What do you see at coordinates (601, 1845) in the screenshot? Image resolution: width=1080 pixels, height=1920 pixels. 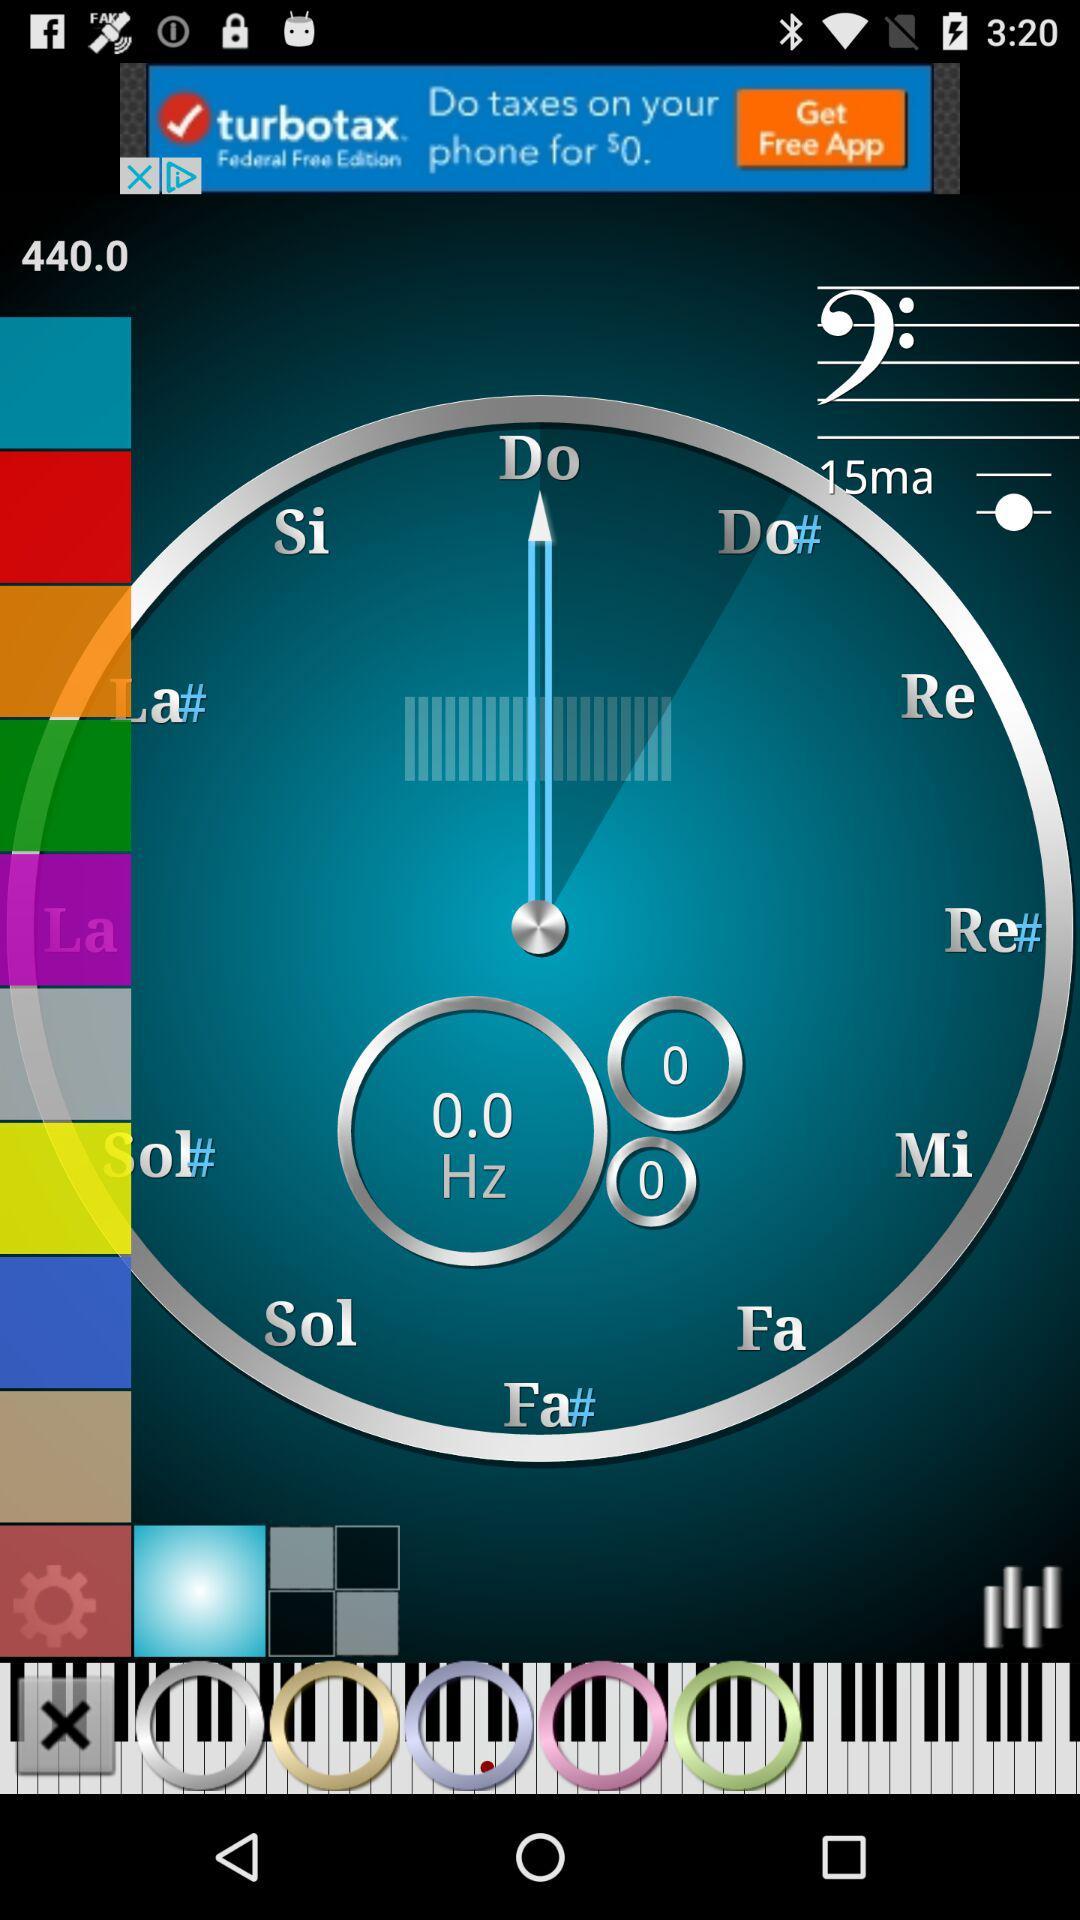 I see `the pause icon` at bounding box center [601, 1845].